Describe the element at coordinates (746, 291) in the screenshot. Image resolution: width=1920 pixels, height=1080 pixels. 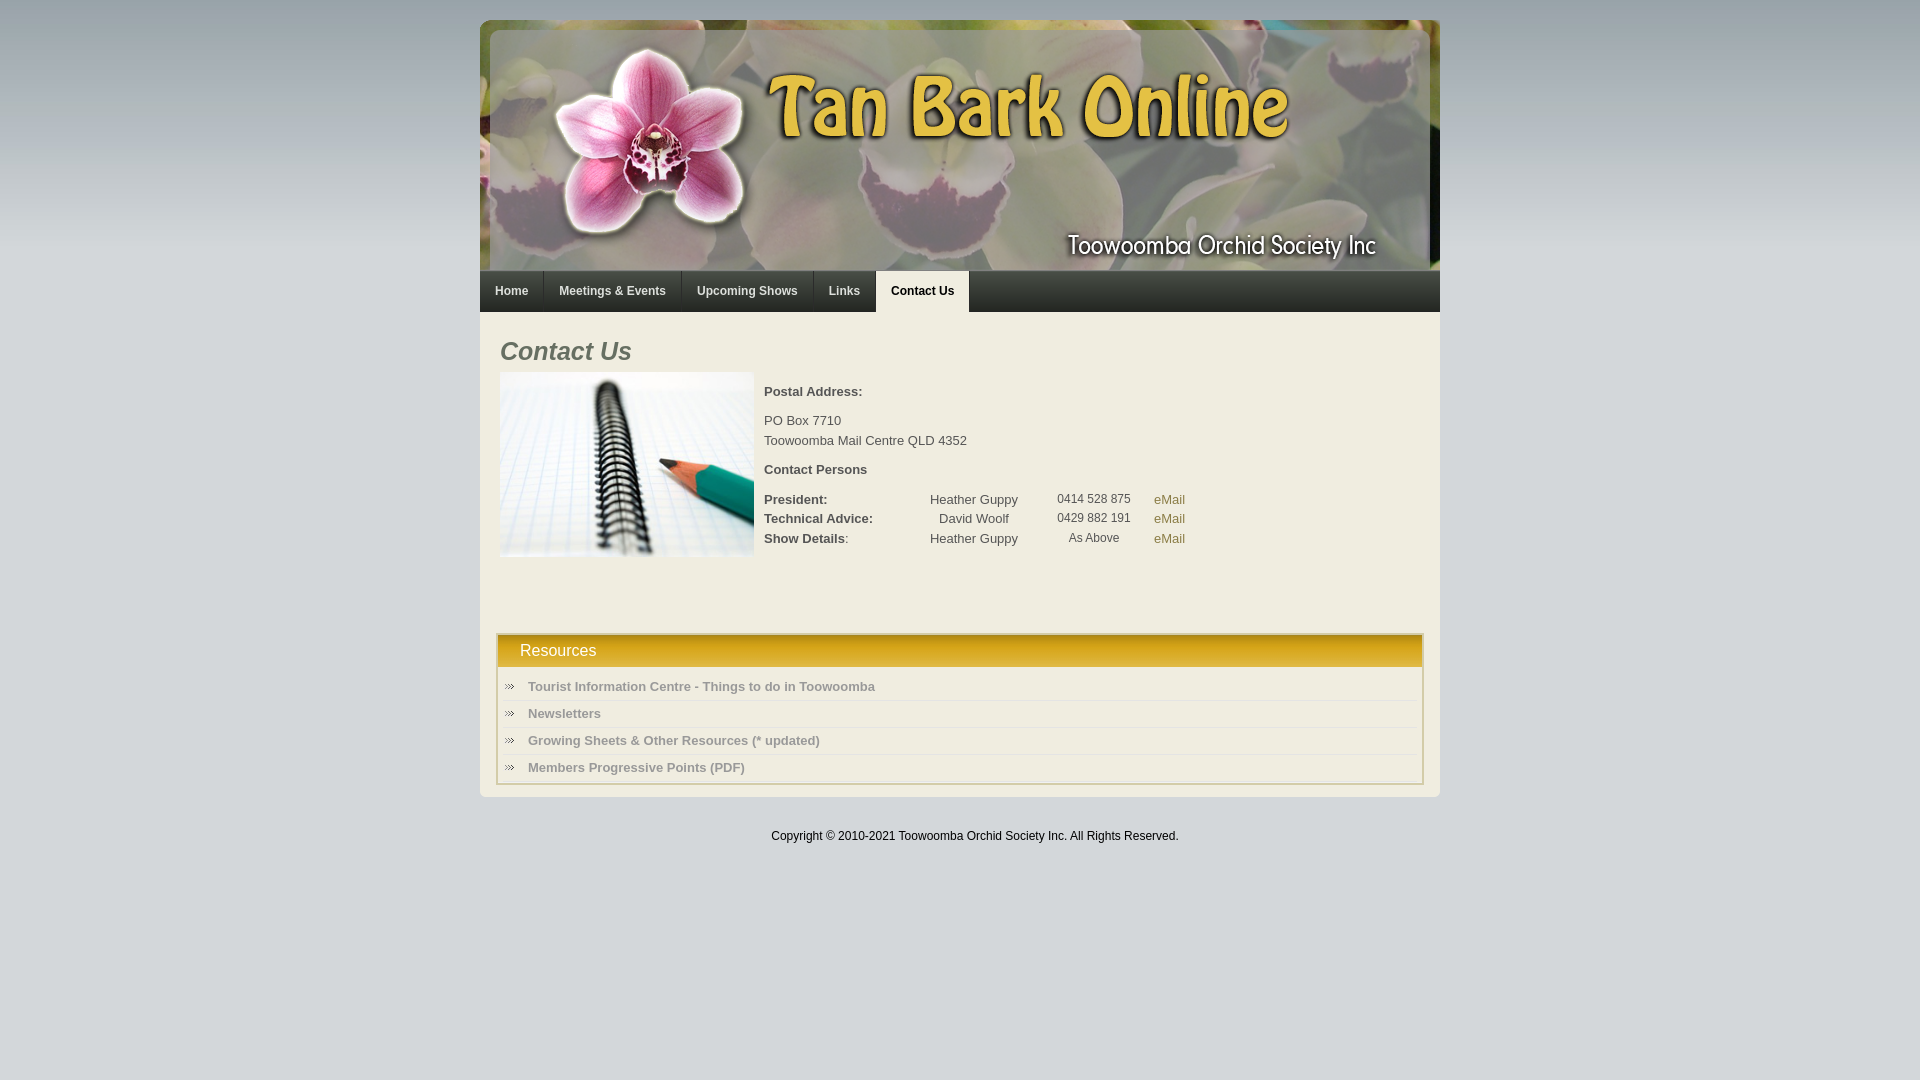
I see `'Upcoming Shows'` at that location.